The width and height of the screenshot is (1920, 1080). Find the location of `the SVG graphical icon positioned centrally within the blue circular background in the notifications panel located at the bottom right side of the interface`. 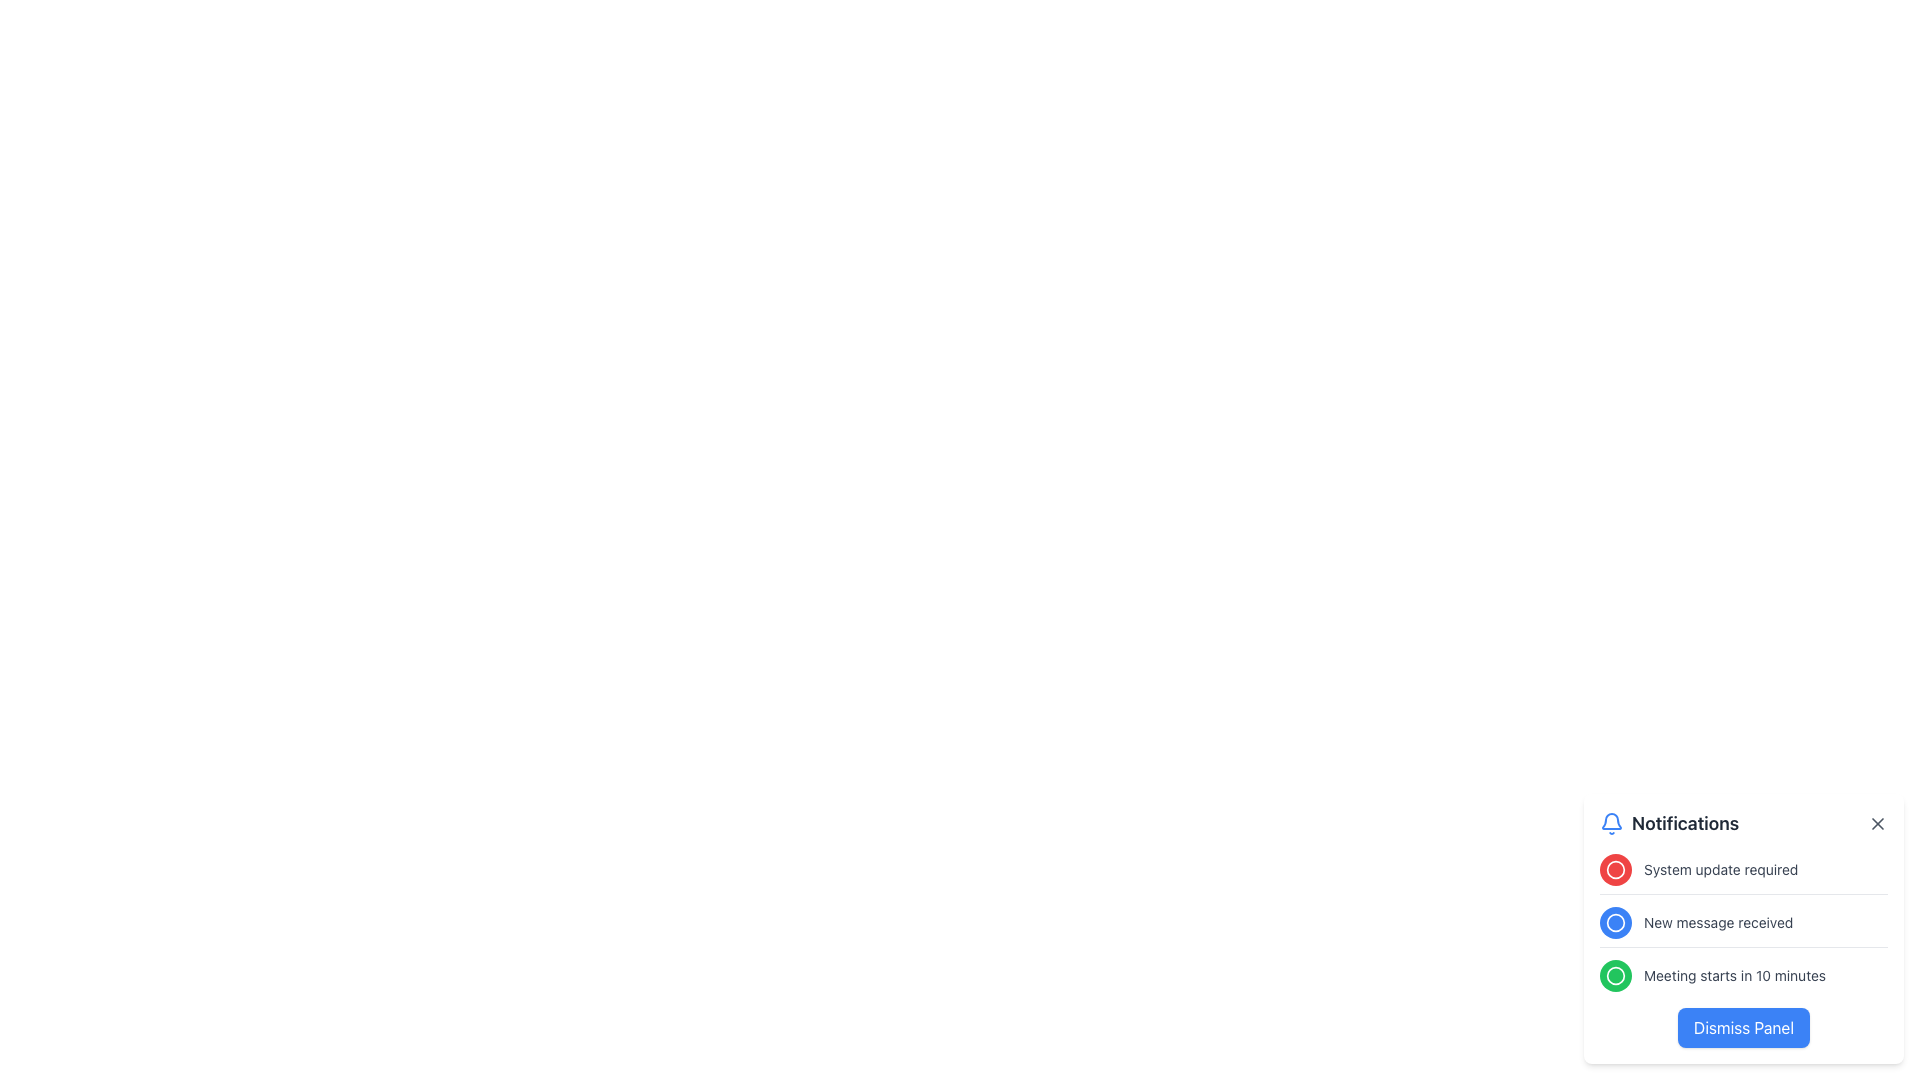

the SVG graphical icon positioned centrally within the blue circular background in the notifications panel located at the bottom right side of the interface is located at coordinates (1616, 922).